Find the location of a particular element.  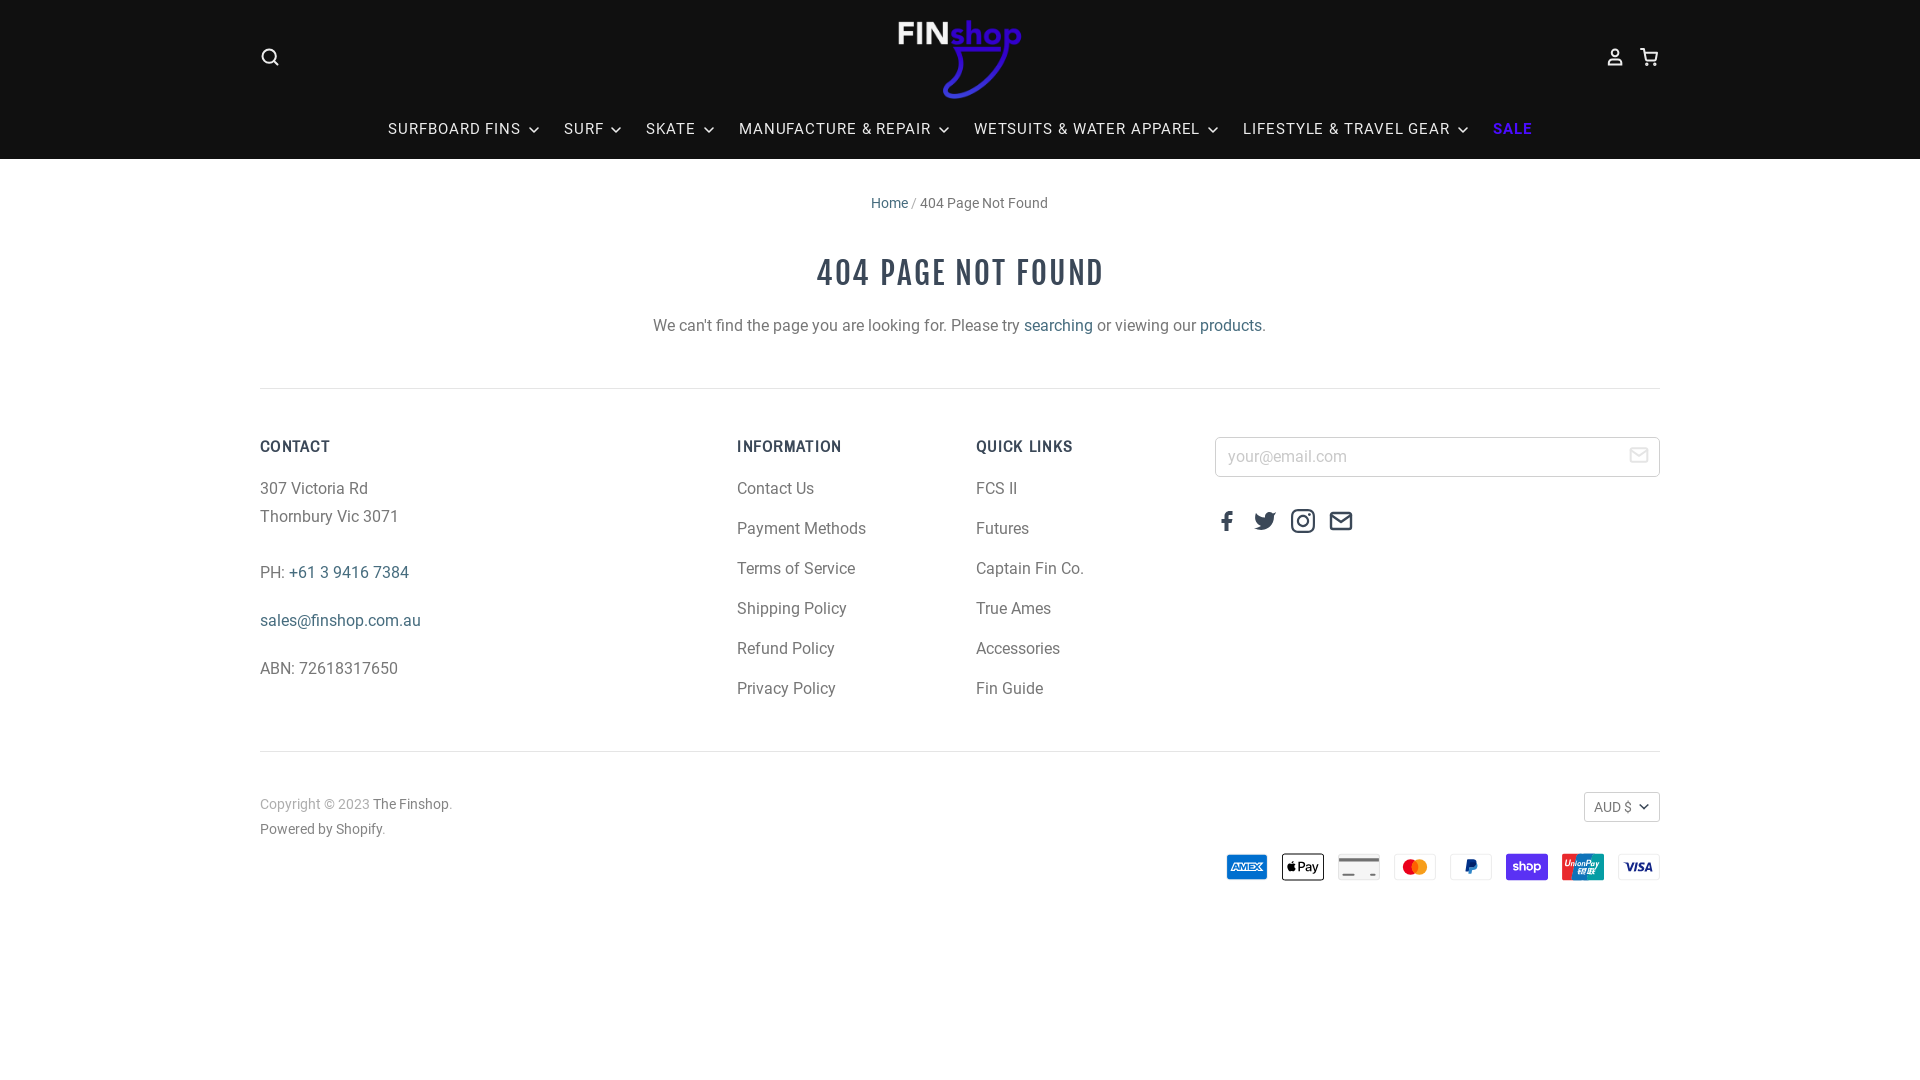

'Powered by Shopify' is located at coordinates (258, 829).